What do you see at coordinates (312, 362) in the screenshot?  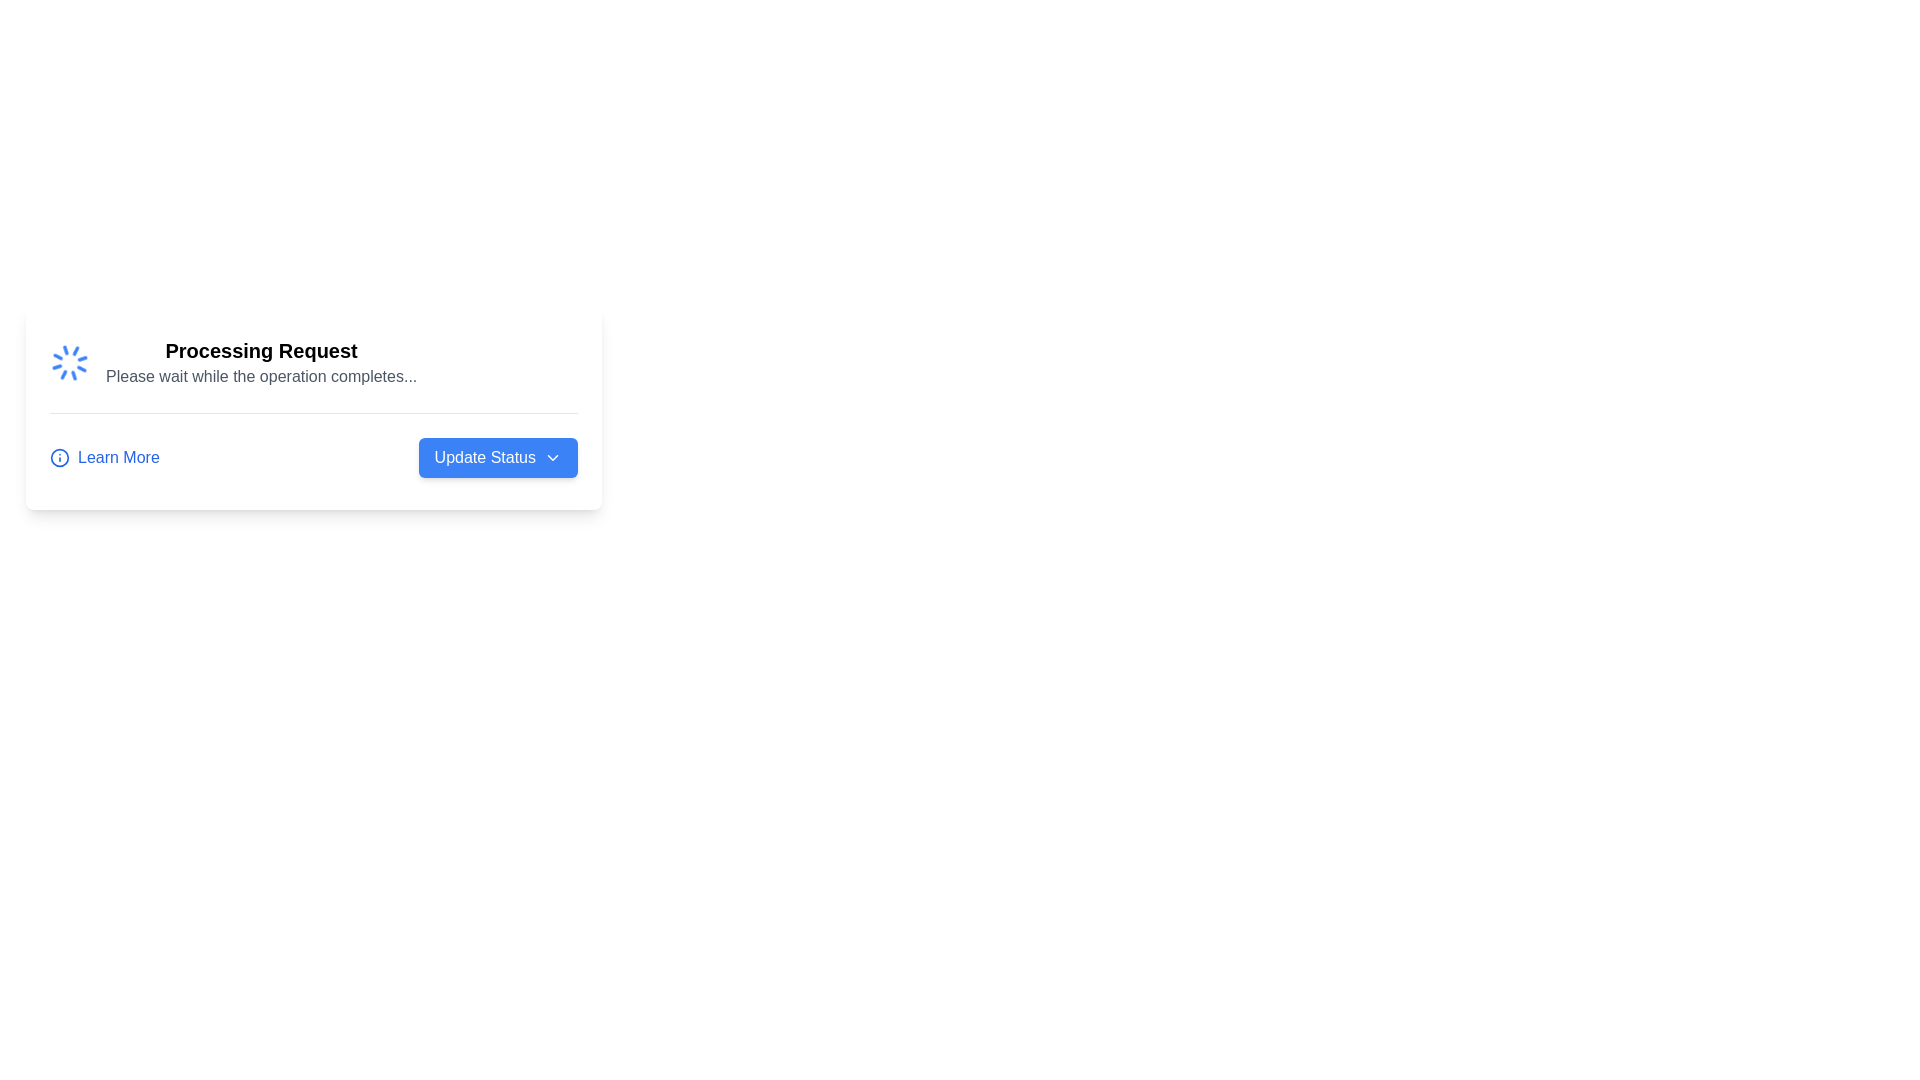 I see `status message displayed in the Status indicator section, which shows a spinning loader icon followed by the text 'Processing Request' and 'Please wait while the operation completes...'` at bounding box center [312, 362].